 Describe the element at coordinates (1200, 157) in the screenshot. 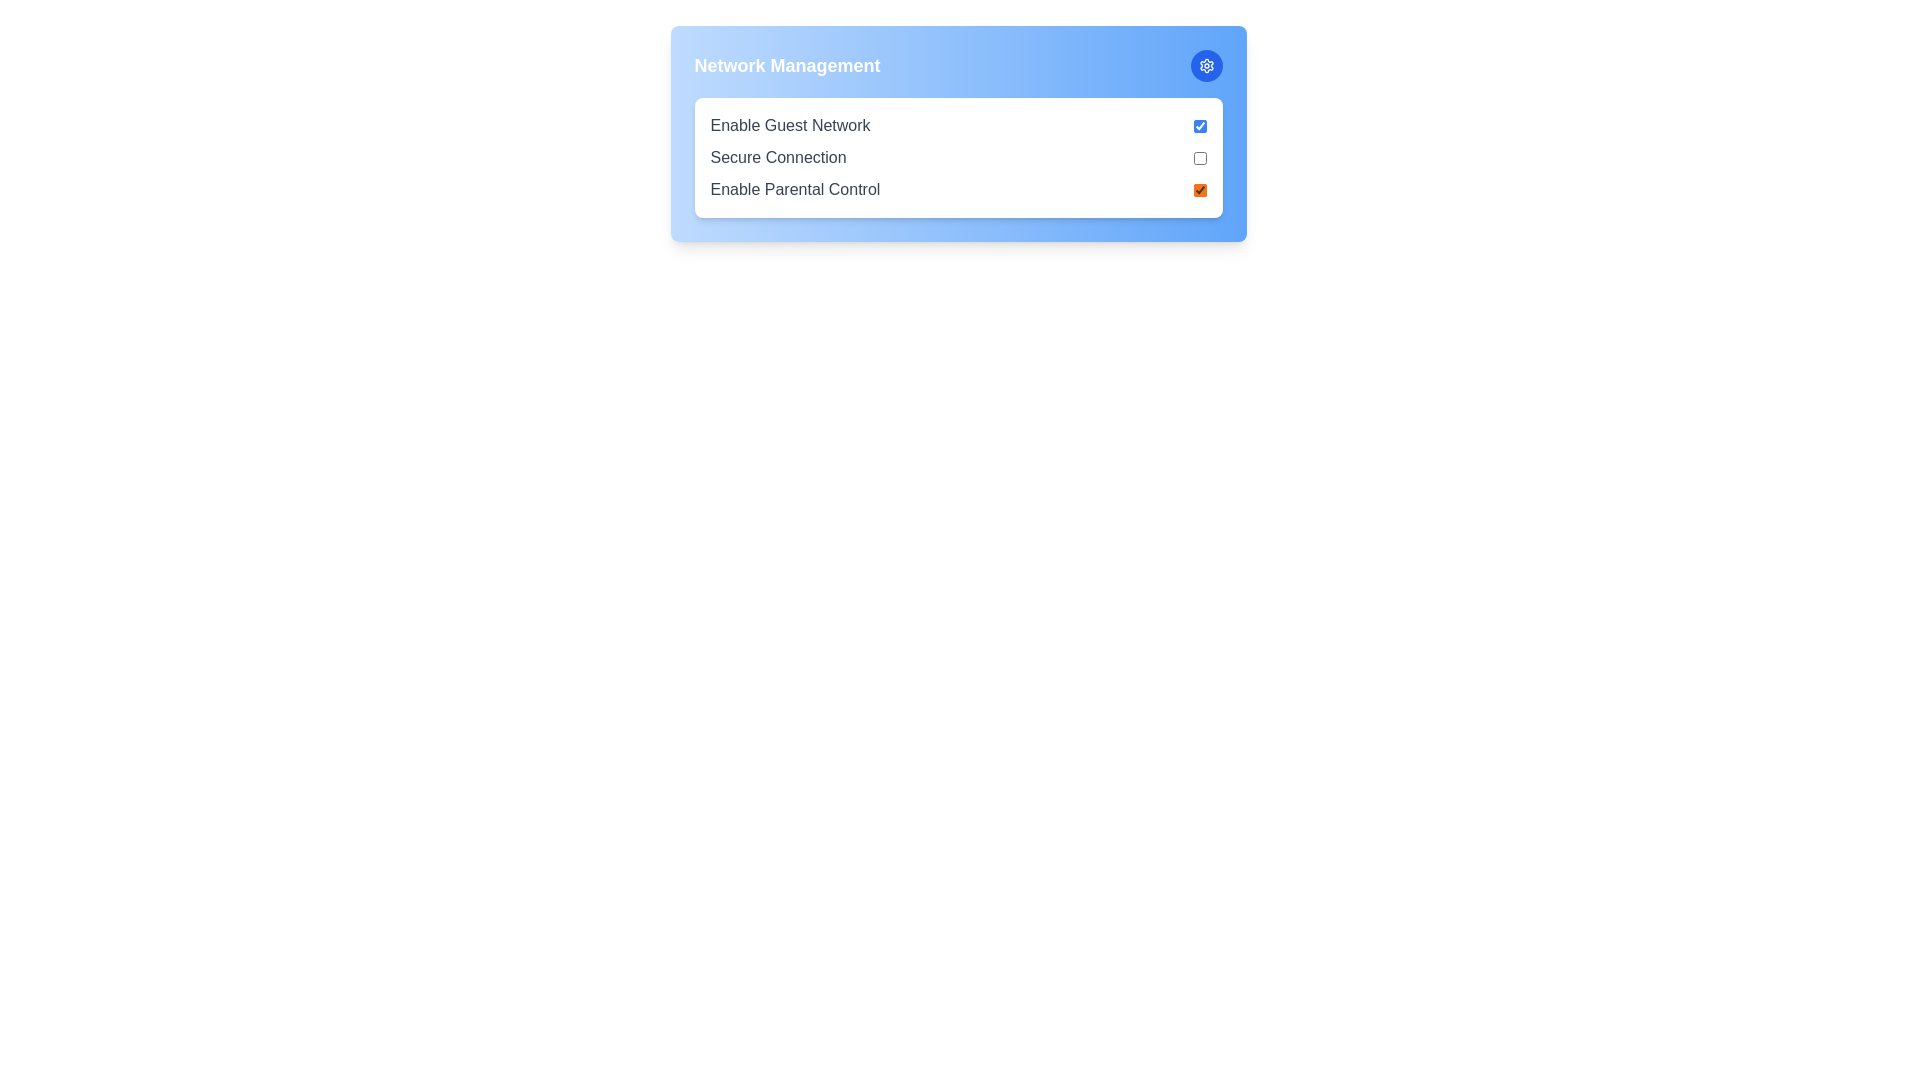

I see `the second checkbox labeled 'Secure Connection'` at that location.